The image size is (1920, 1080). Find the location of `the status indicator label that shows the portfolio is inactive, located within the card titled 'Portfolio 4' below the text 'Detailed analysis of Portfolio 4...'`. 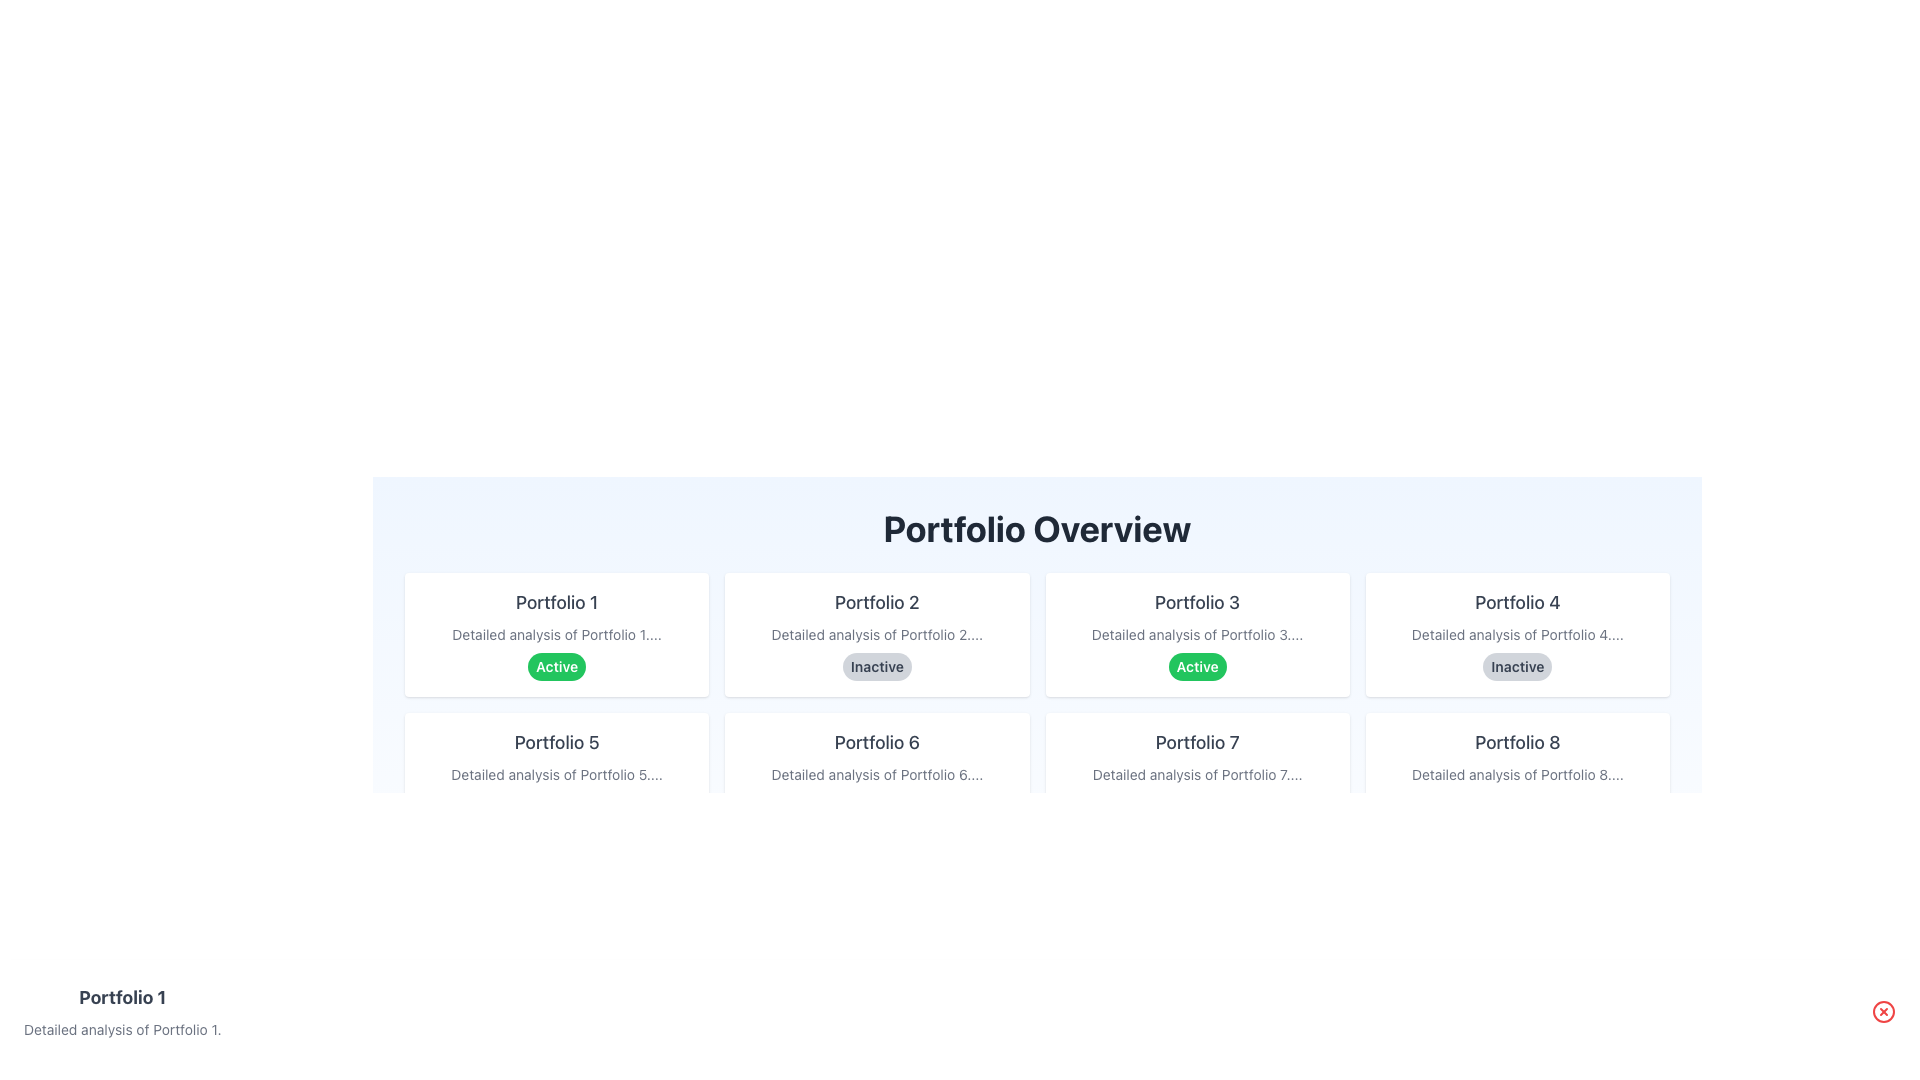

the status indicator label that shows the portfolio is inactive, located within the card titled 'Portfolio 4' below the text 'Detailed analysis of Portfolio 4...' is located at coordinates (1517, 667).